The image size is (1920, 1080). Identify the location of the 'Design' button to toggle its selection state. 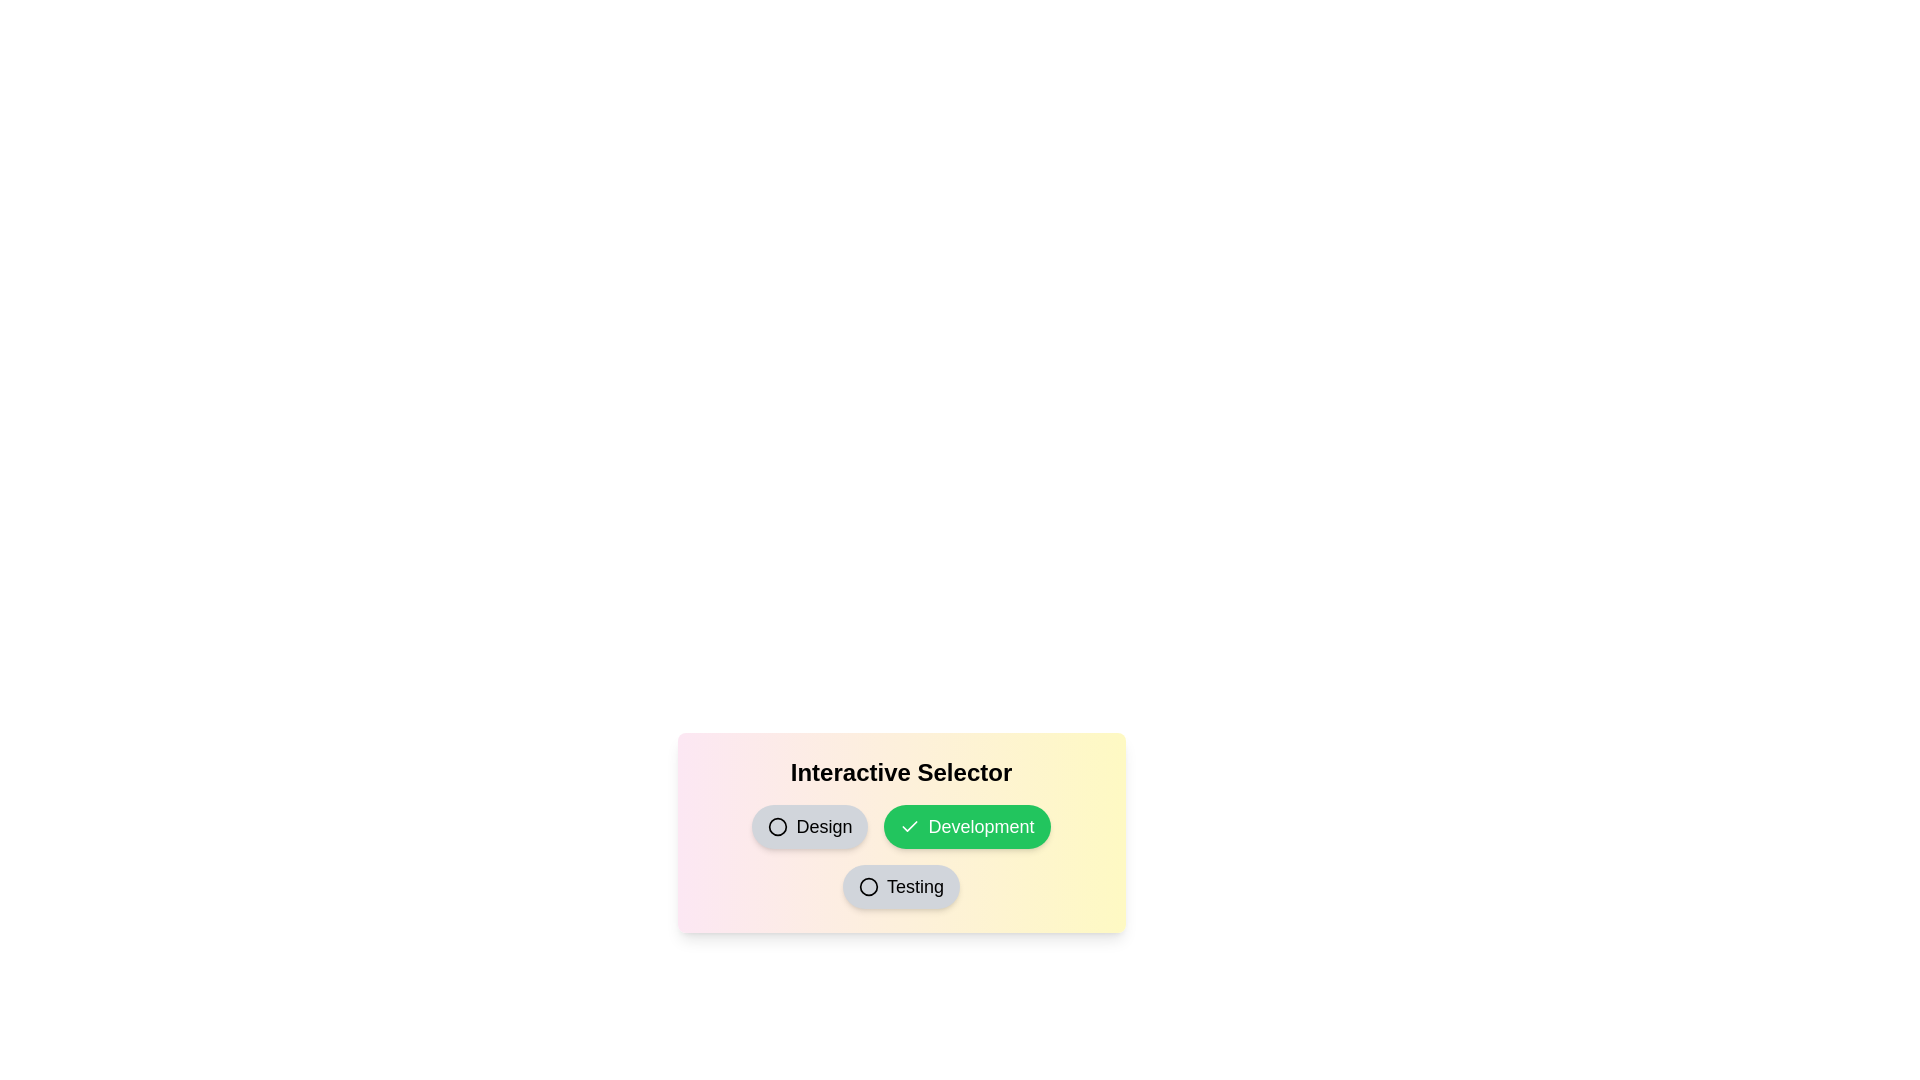
(810, 826).